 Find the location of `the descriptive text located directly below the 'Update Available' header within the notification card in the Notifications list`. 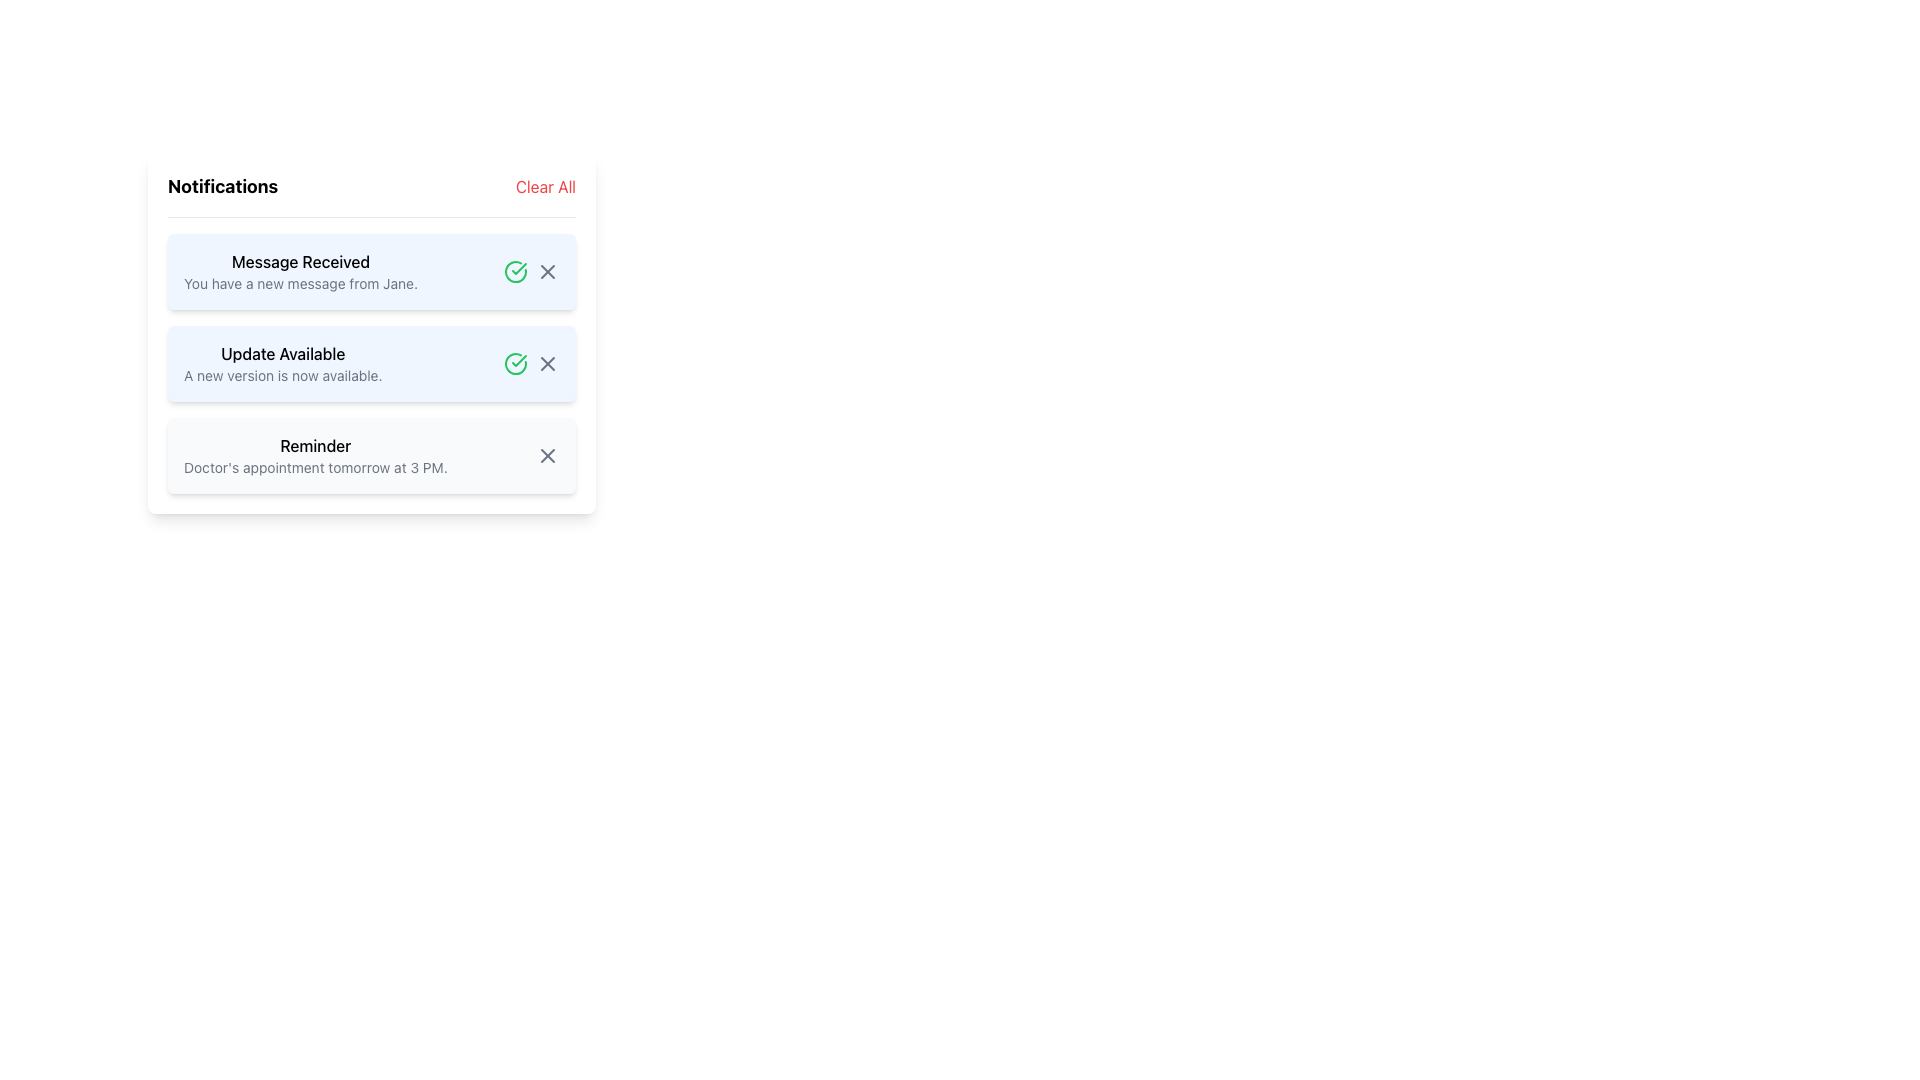

the descriptive text located directly below the 'Update Available' header within the notification card in the Notifications list is located at coordinates (282, 375).